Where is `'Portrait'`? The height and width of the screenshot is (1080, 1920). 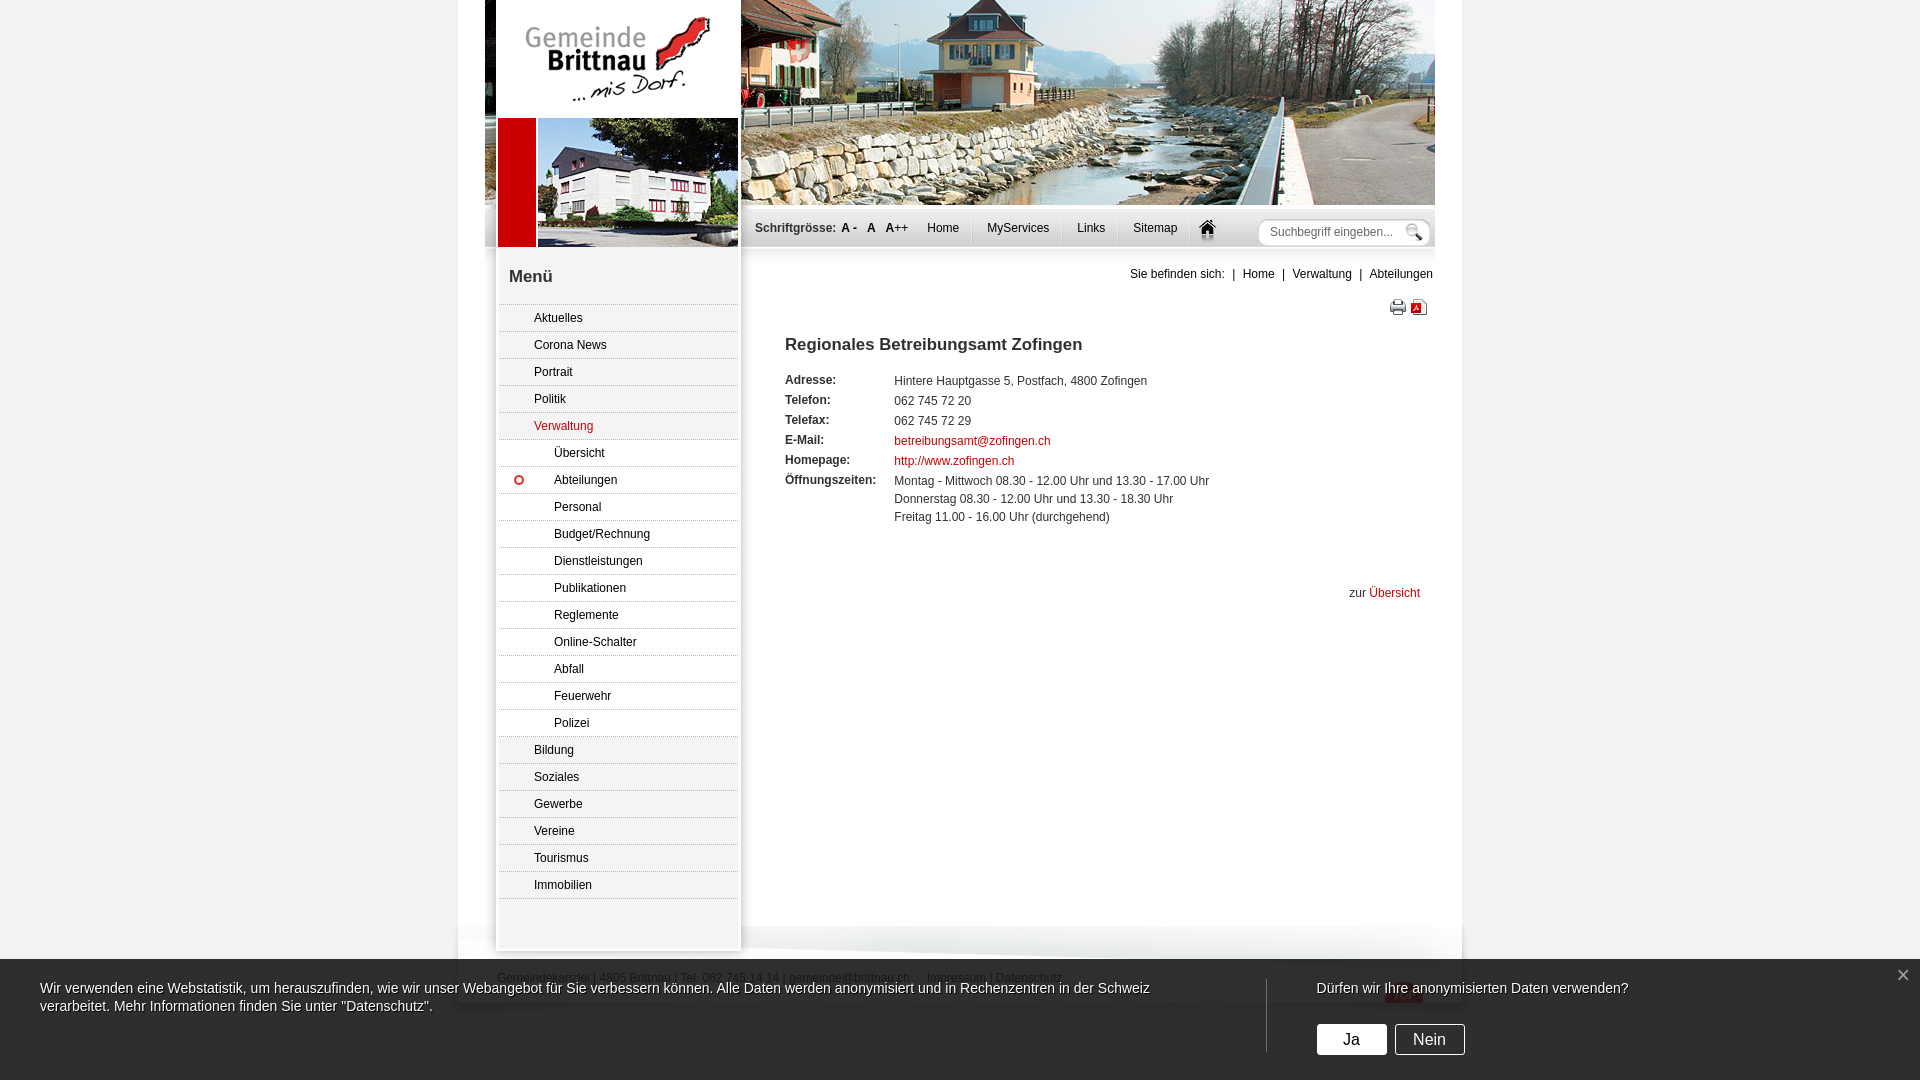 'Portrait' is located at coordinates (617, 372).